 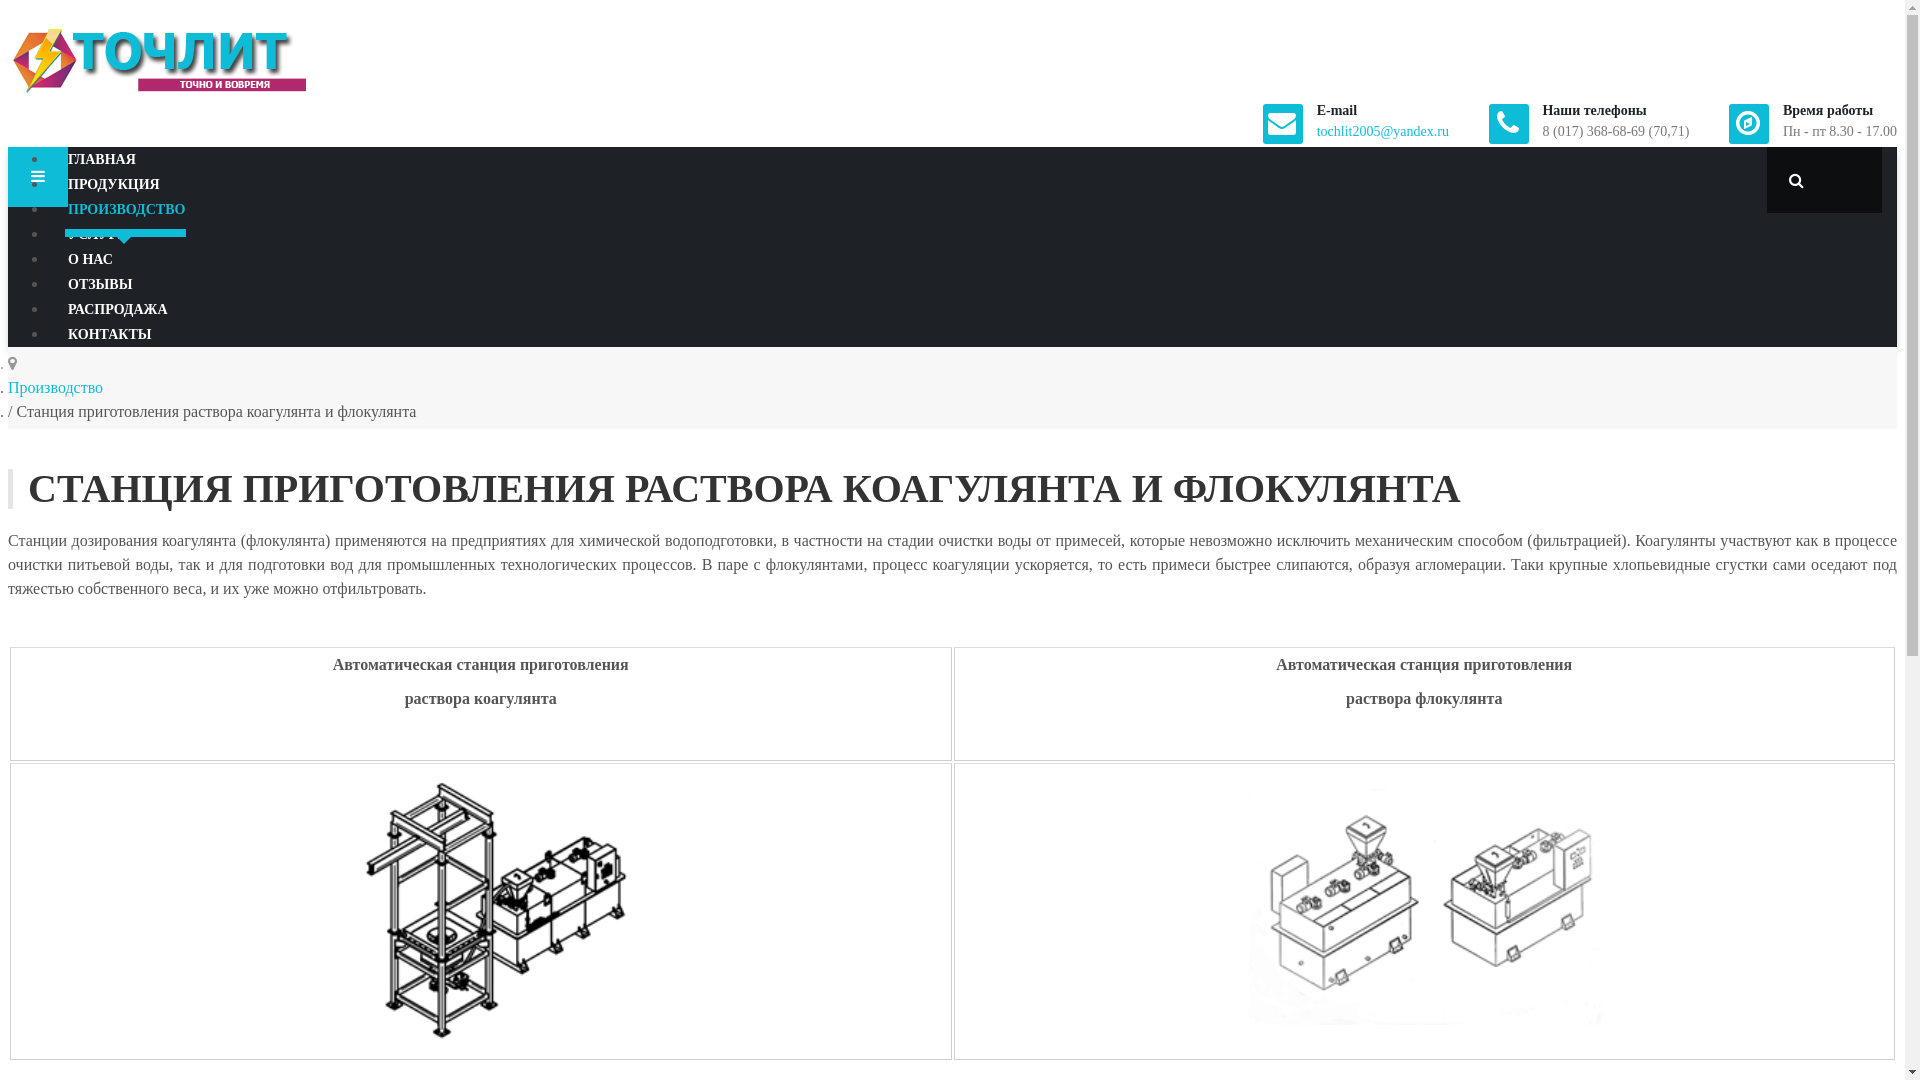 What do you see at coordinates (157, 59) in the screenshot?
I see `'Tochlit.by'` at bounding box center [157, 59].